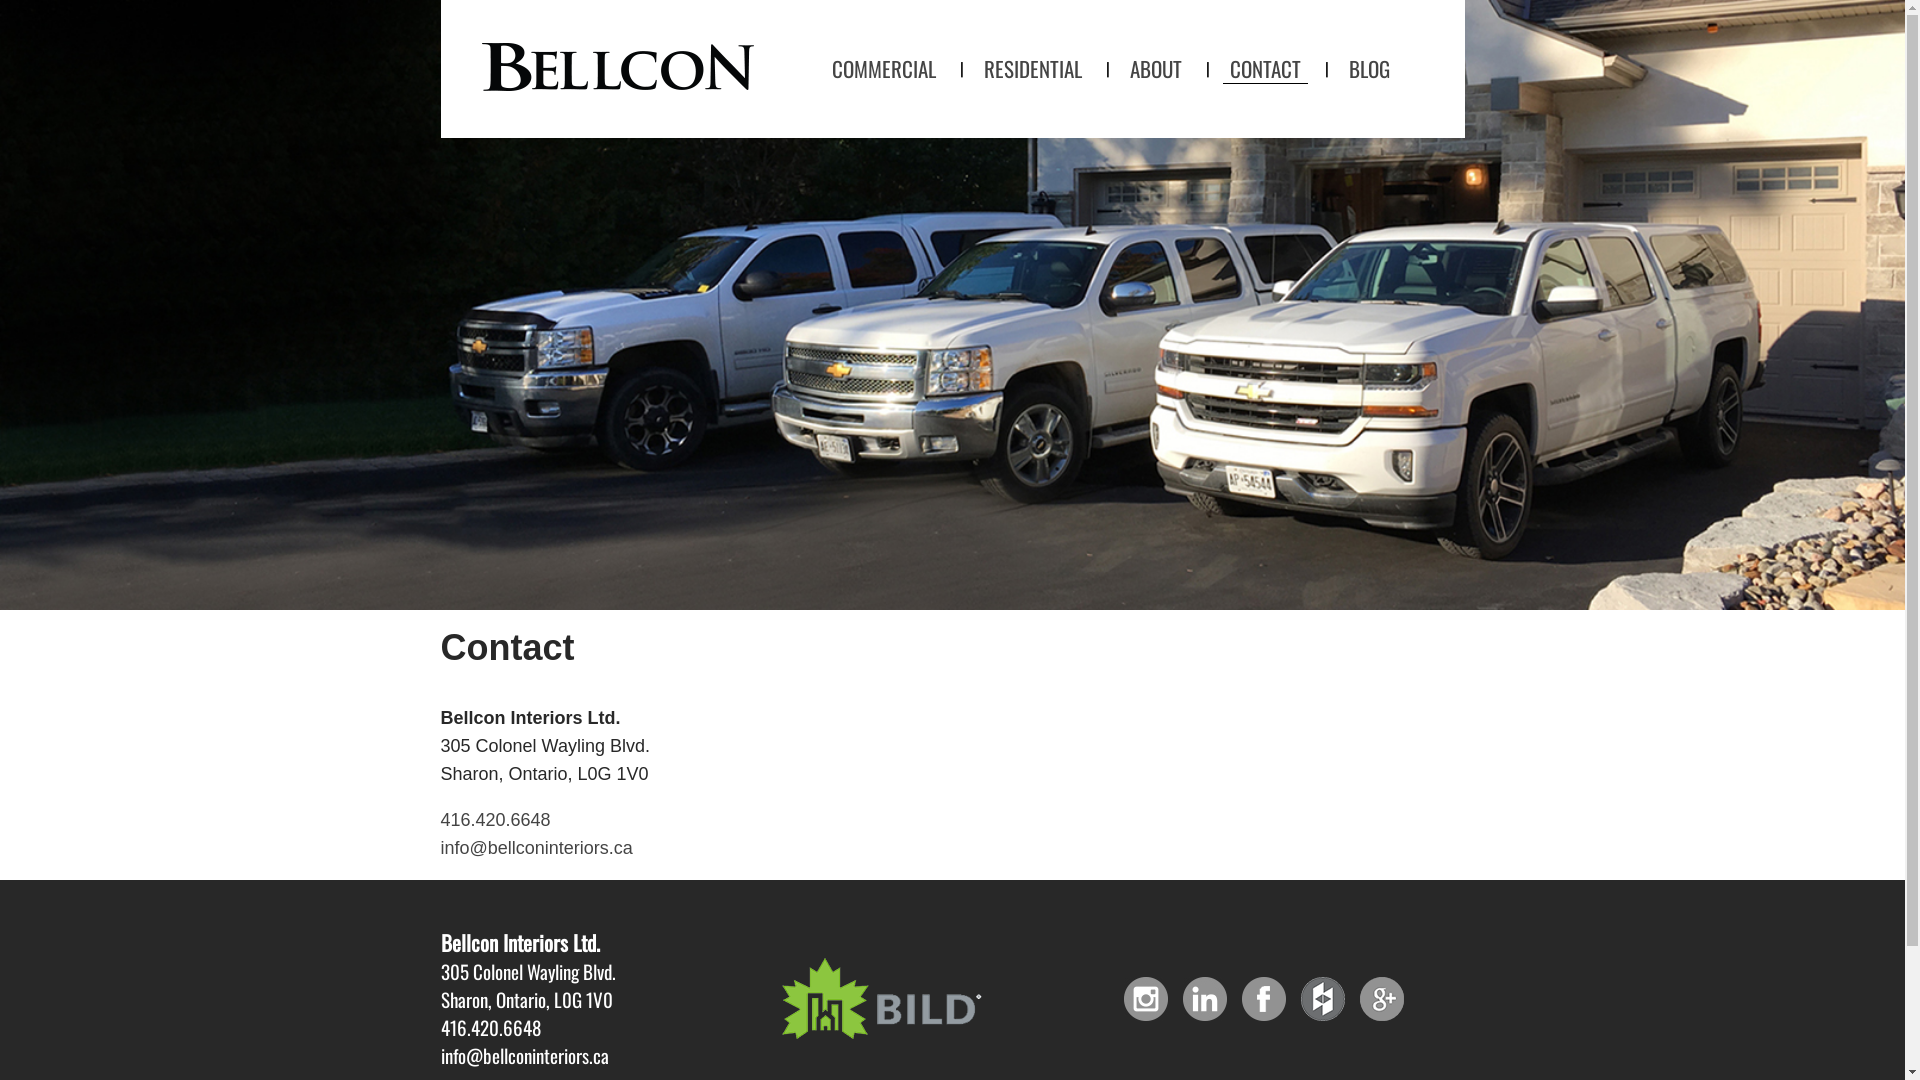 This screenshot has height=1080, width=1920. I want to click on 'info@bellconinteriors.ca', so click(439, 848).